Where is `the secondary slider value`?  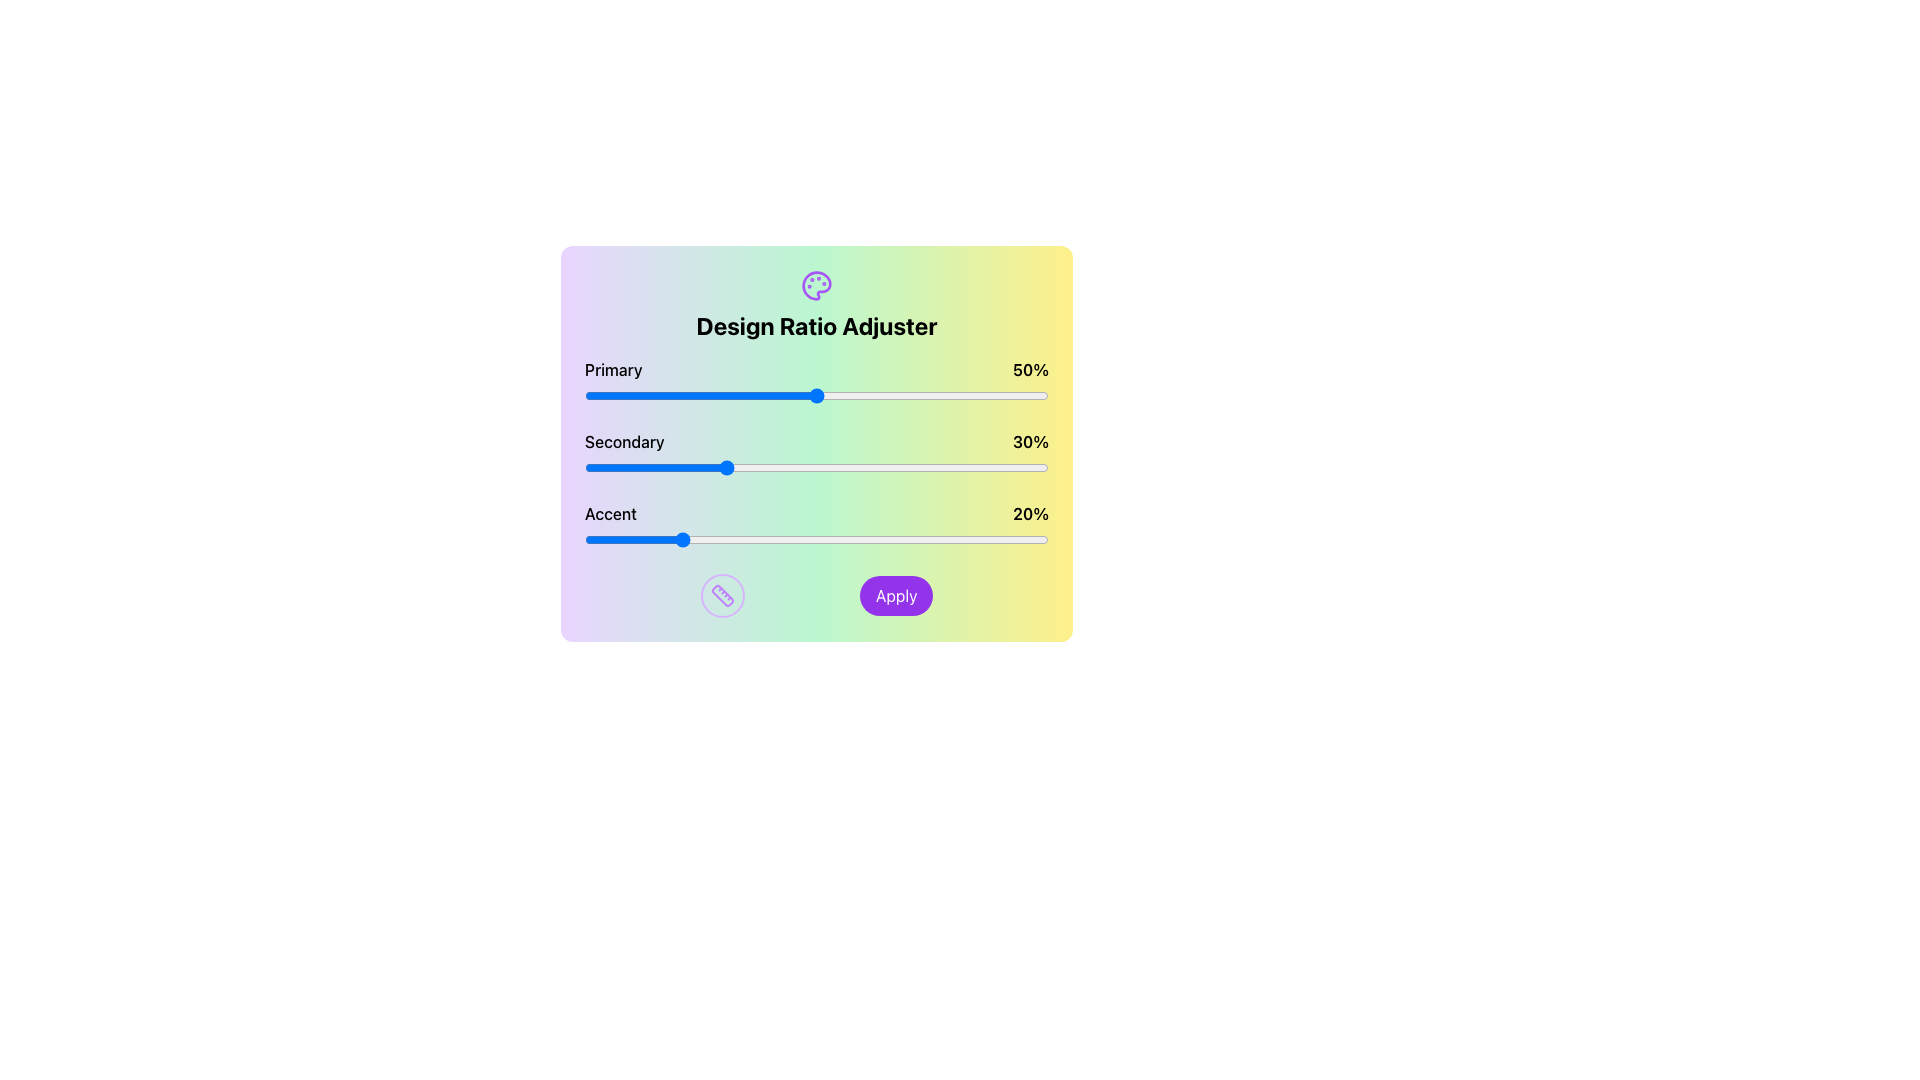
the secondary slider value is located at coordinates (611, 467).